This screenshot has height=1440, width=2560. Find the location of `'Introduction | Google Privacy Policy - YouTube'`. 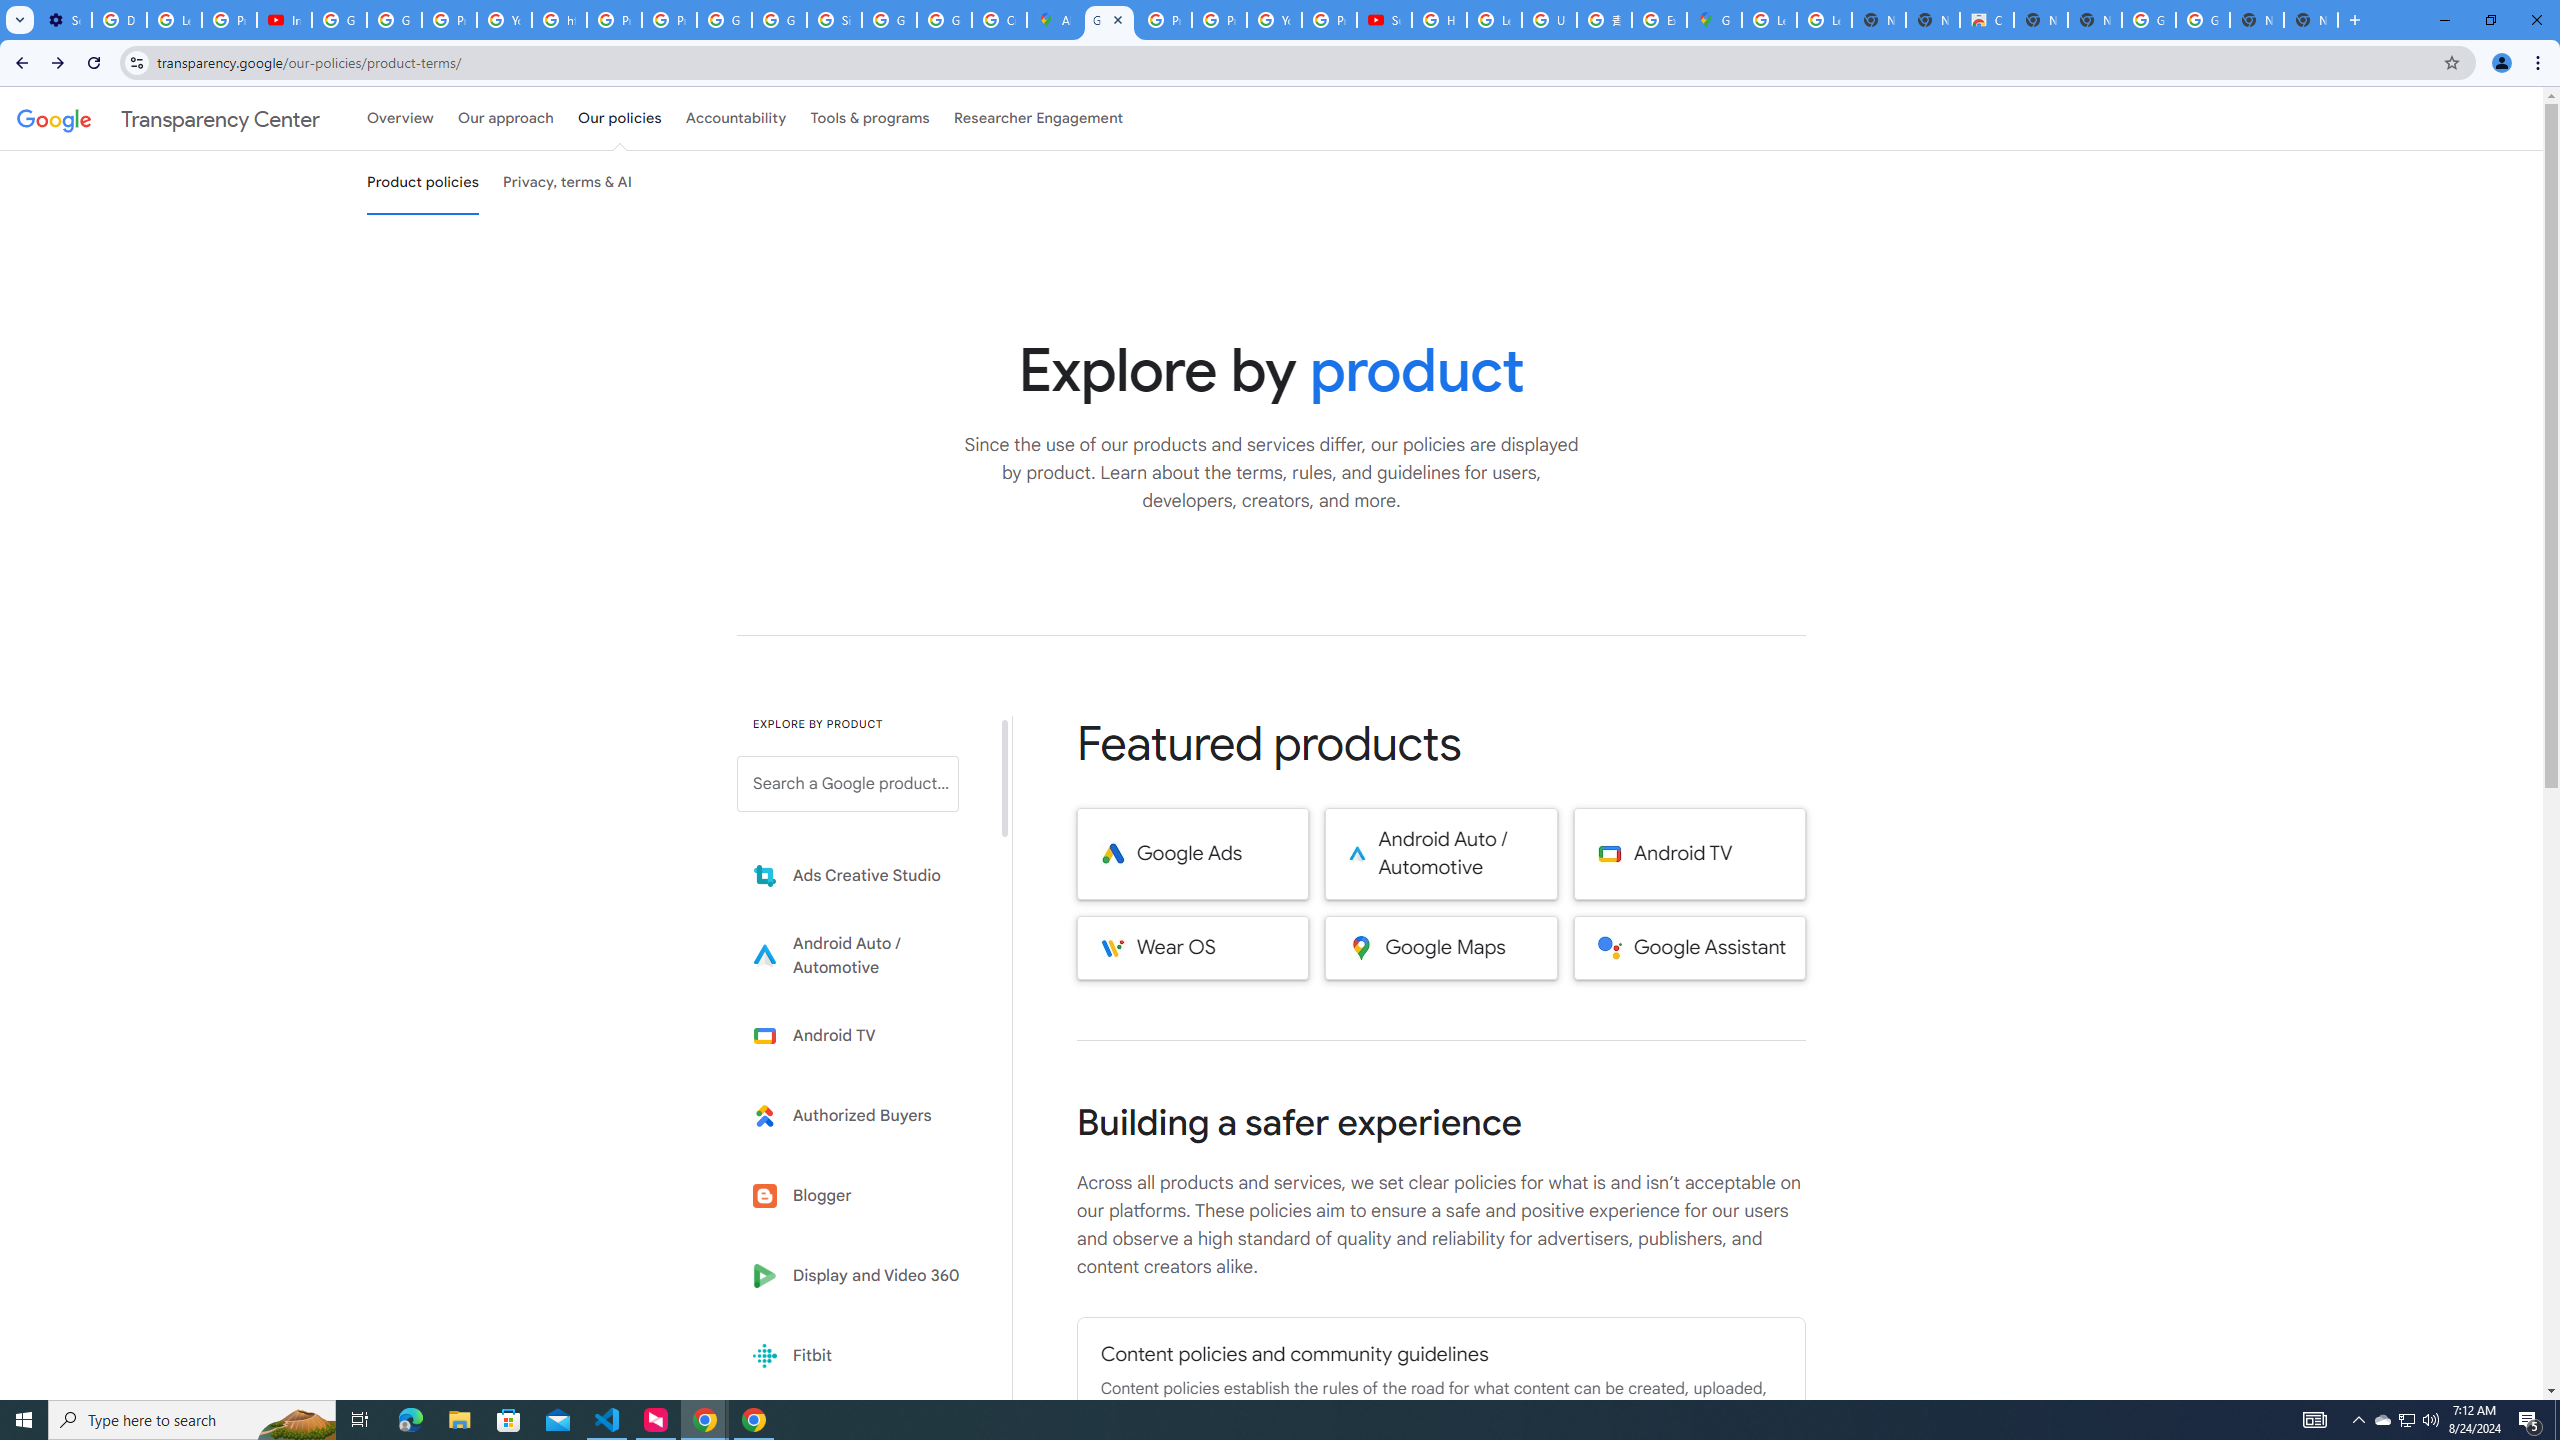

'Introduction | Google Privacy Policy - YouTube' is located at coordinates (284, 19).